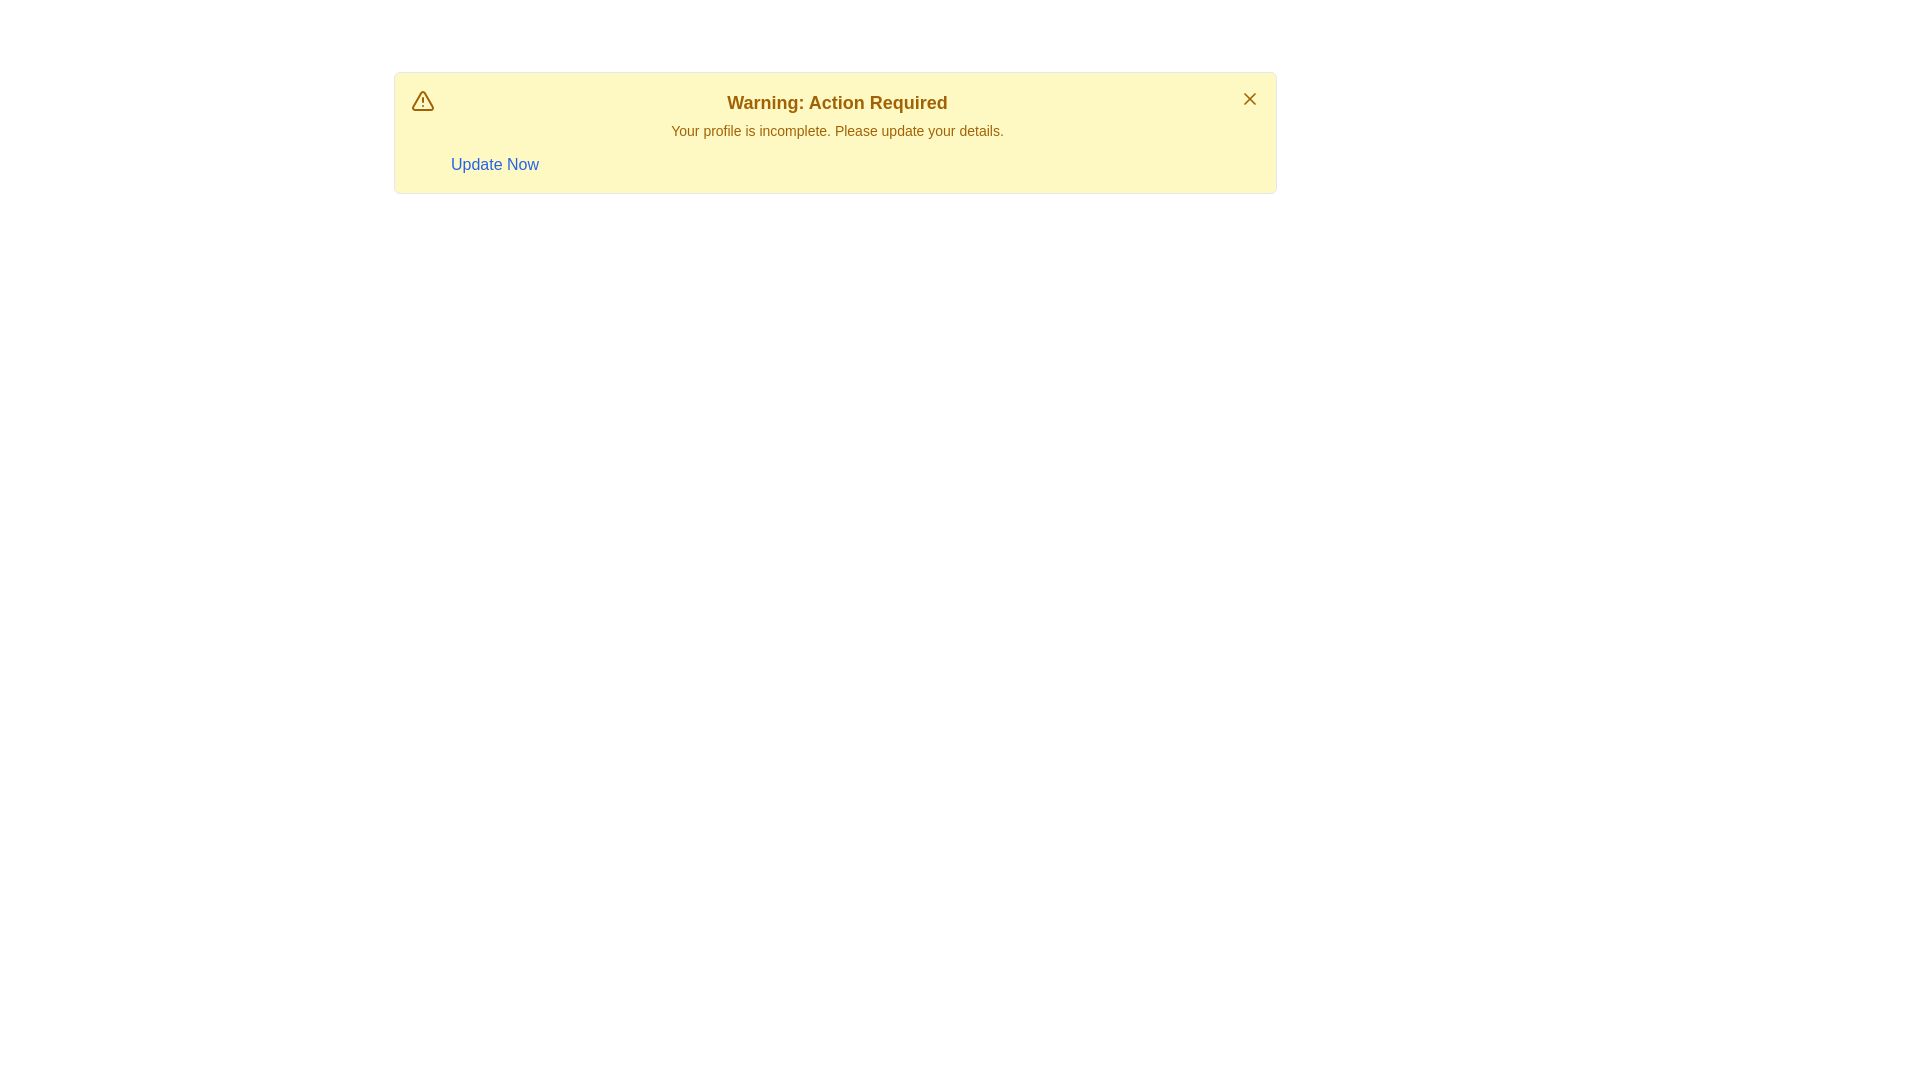 This screenshot has height=1080, width=1920. What do you see at coordinates (837, 132) in the screenshot?
I see `the text block containing the warning header 'Warning: Action Required' and the call-to-action link 'Update Now' within the yellow notification banner` at bounding box center [837, 132].